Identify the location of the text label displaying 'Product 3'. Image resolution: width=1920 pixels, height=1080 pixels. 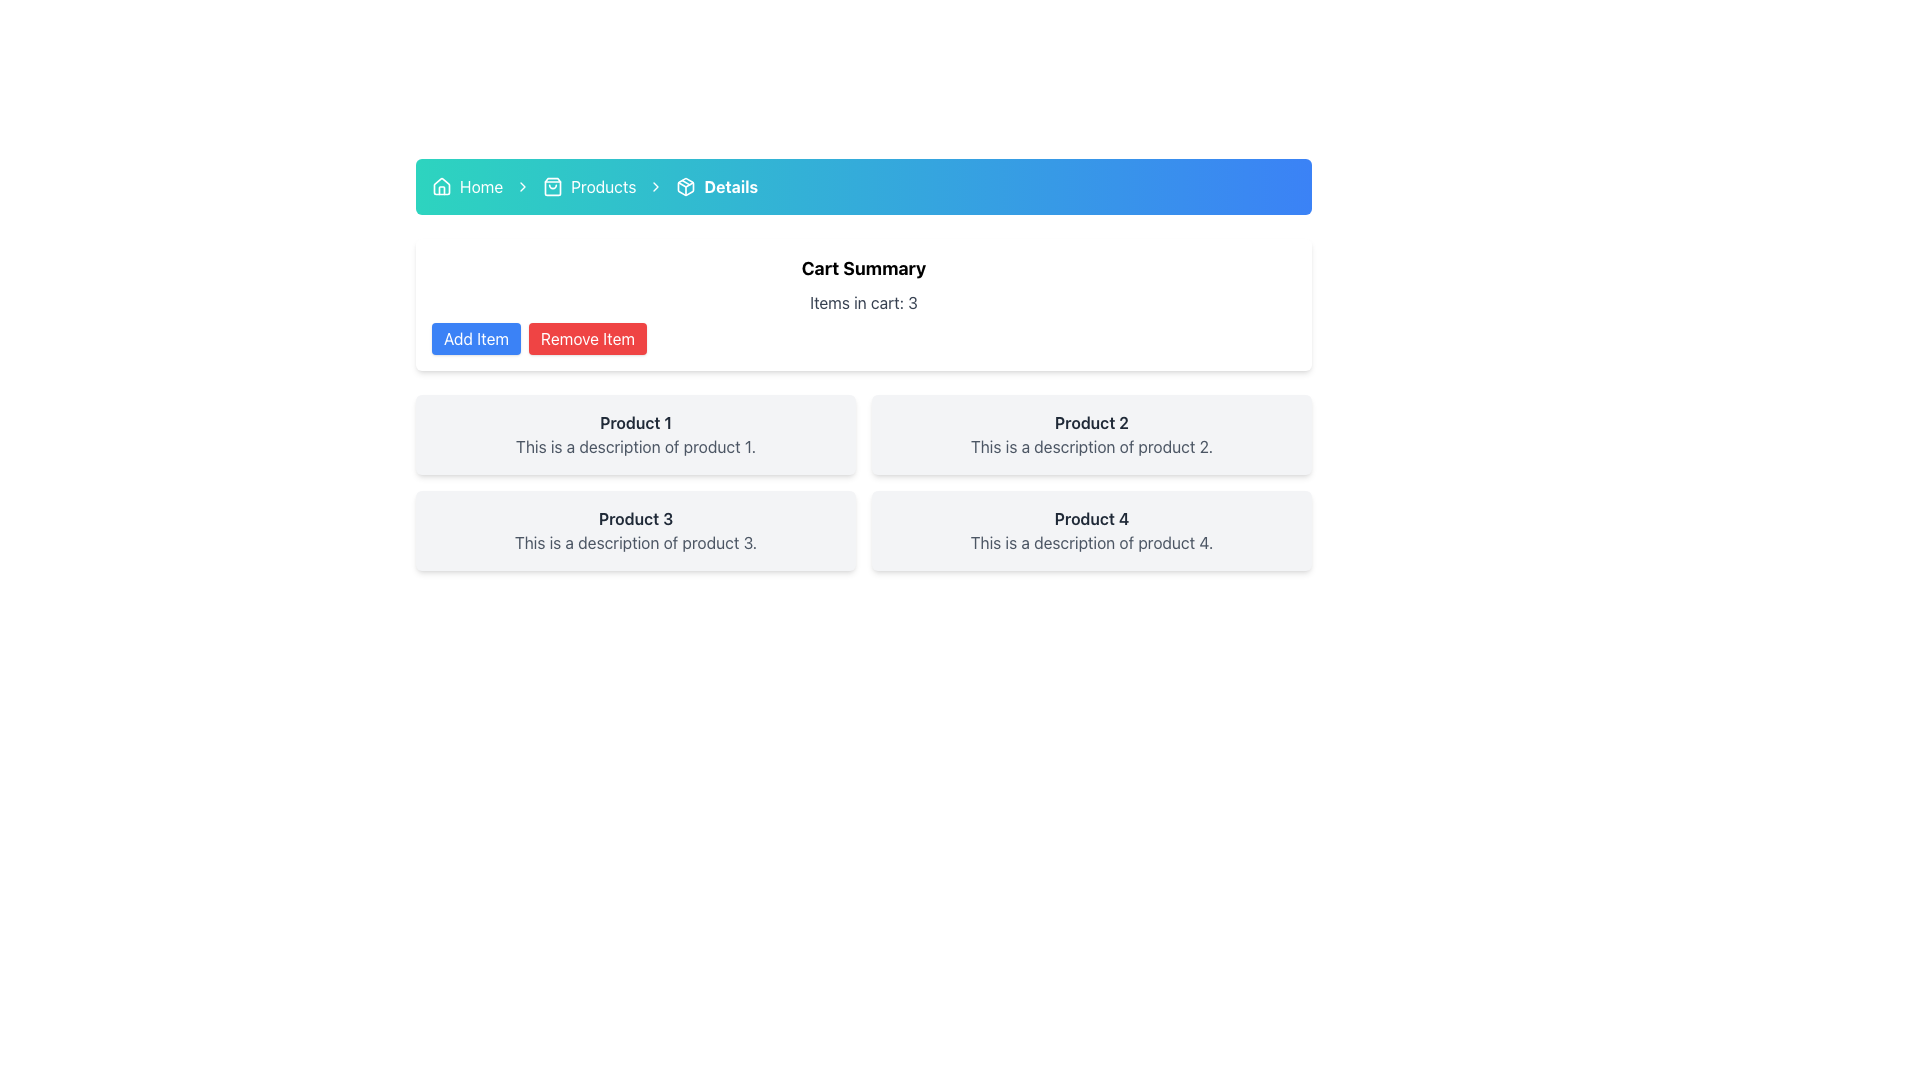
(634, 518).